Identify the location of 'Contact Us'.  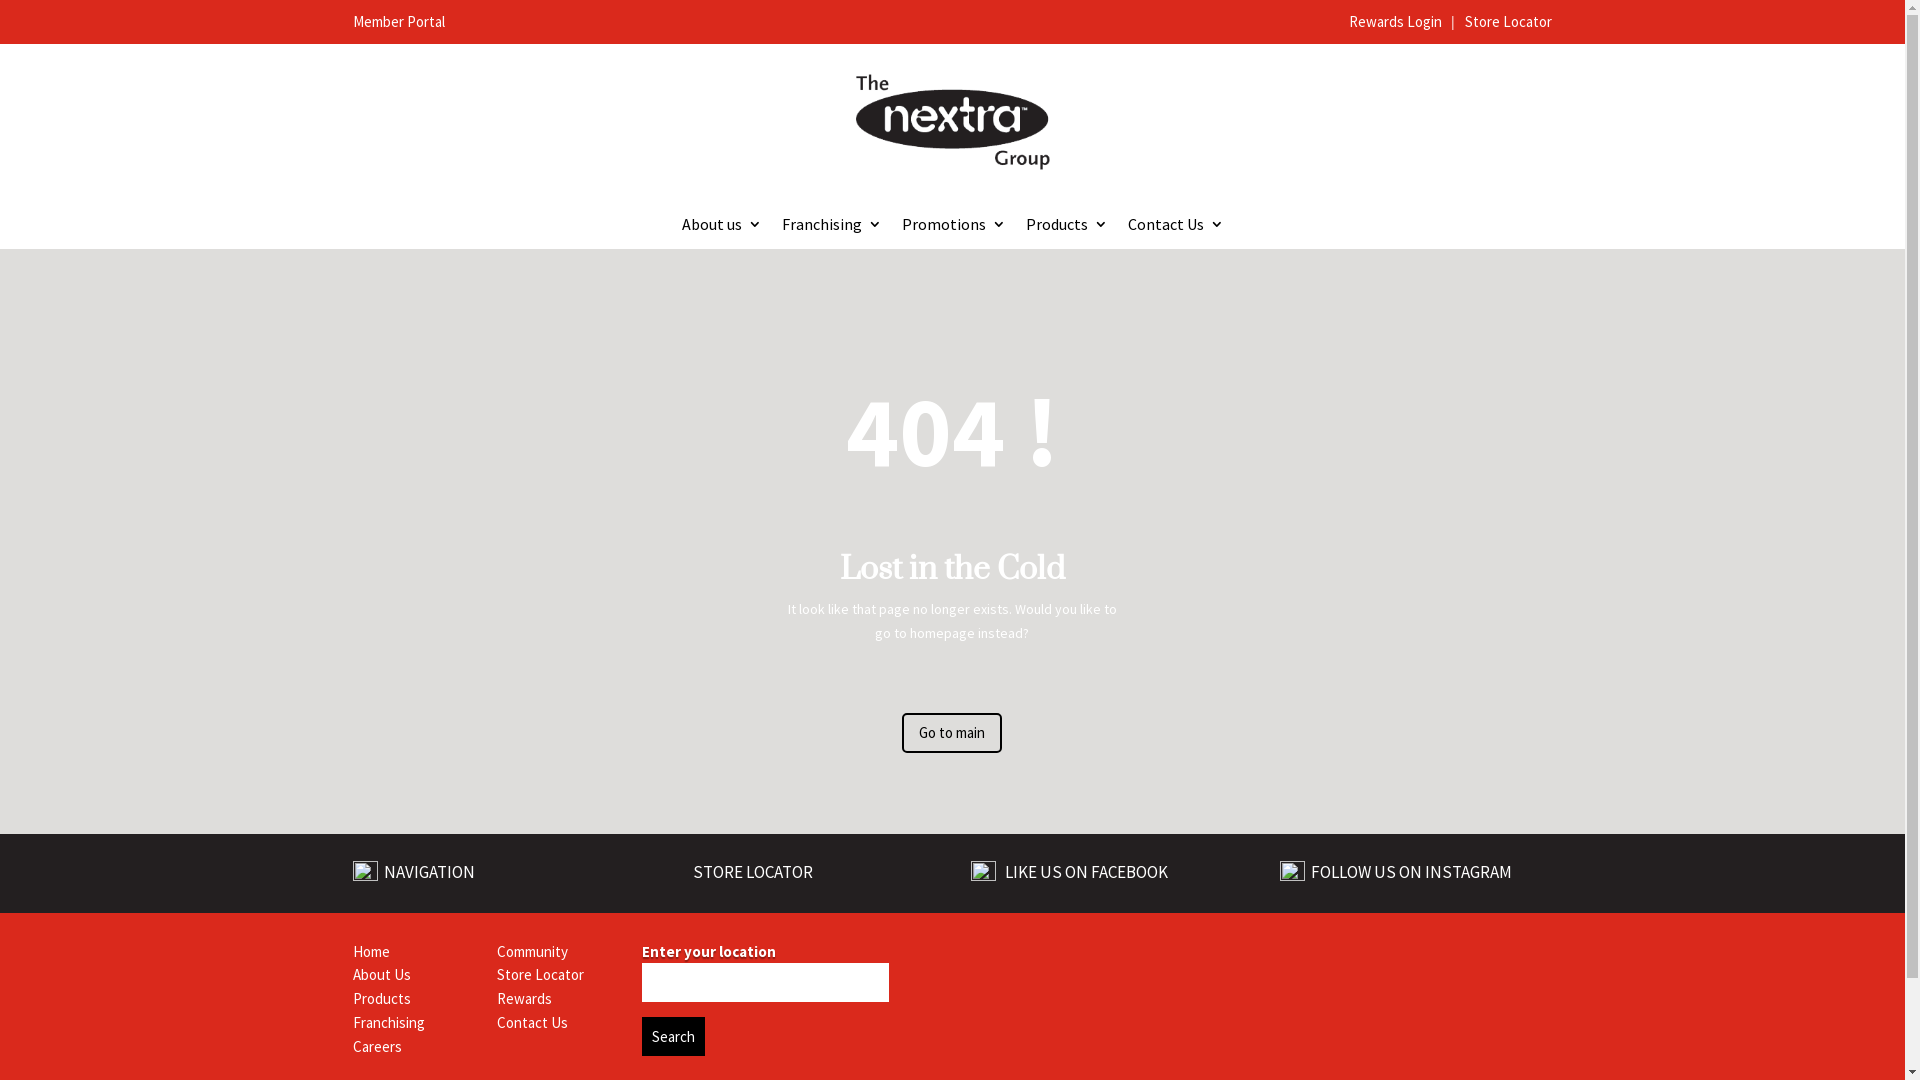
(1176, 226).